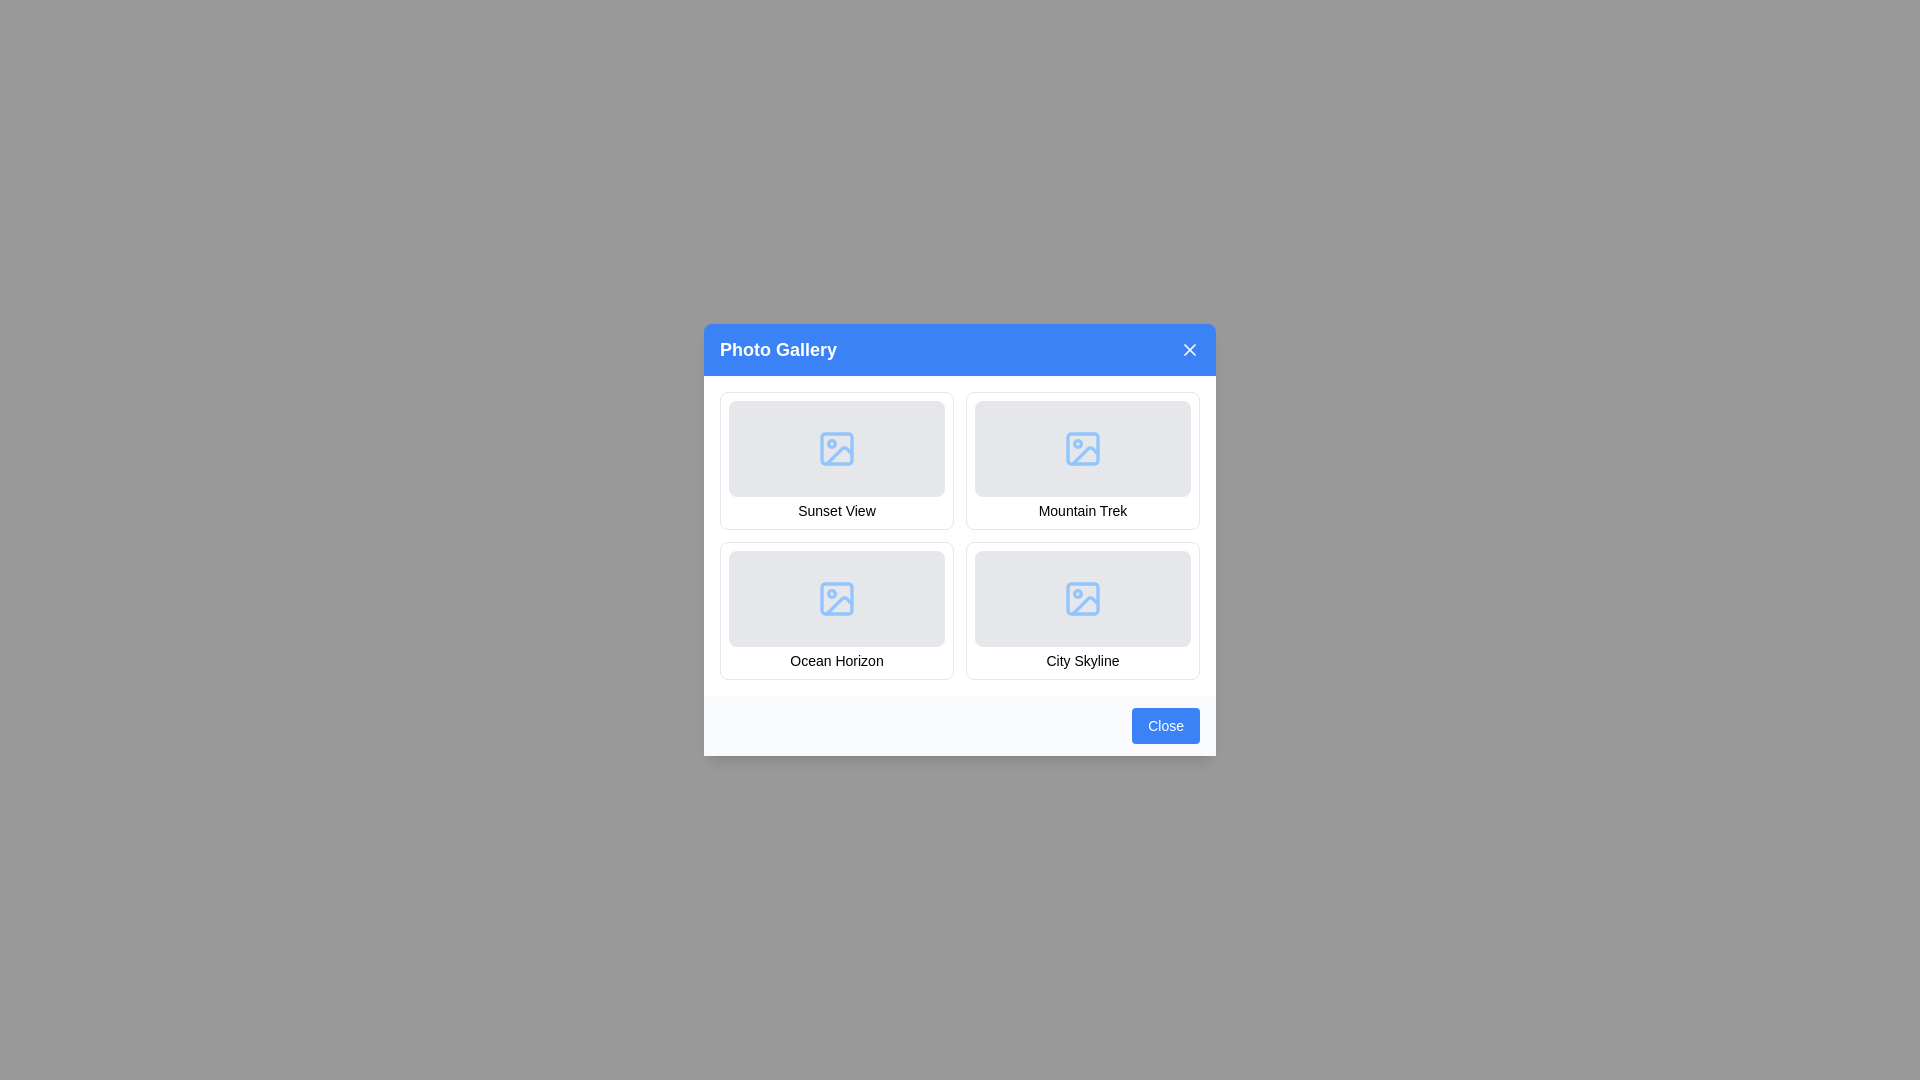  Describe the element at coordinates (836, 597) in the screenshot. I see `the Decorative graphic element in the 'Ocean Horizon' section of the 'Photo Gallery' modal, which is a light blue rectangular shape with rounded corners located in the second row of a four-image grid` at that location.